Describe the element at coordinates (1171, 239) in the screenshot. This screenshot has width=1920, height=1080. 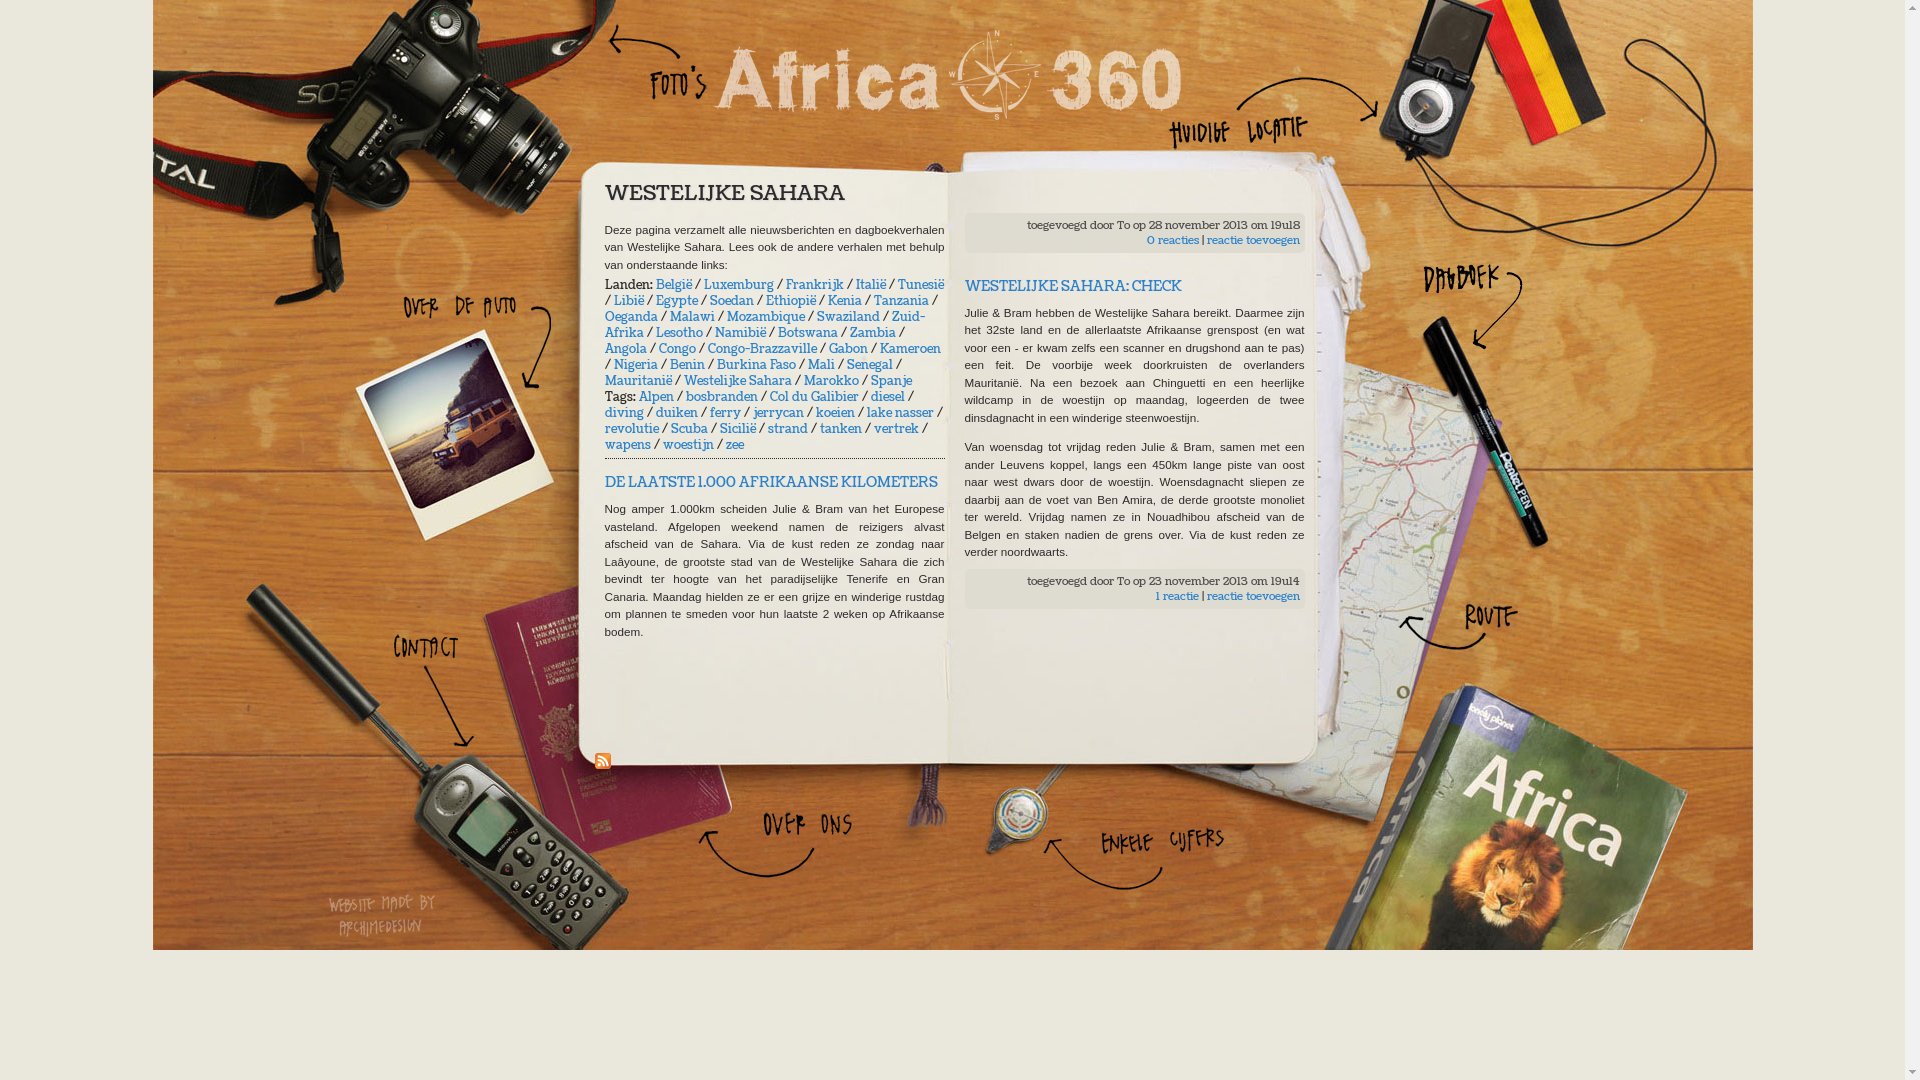
I see `'0 reacties'` at that location.